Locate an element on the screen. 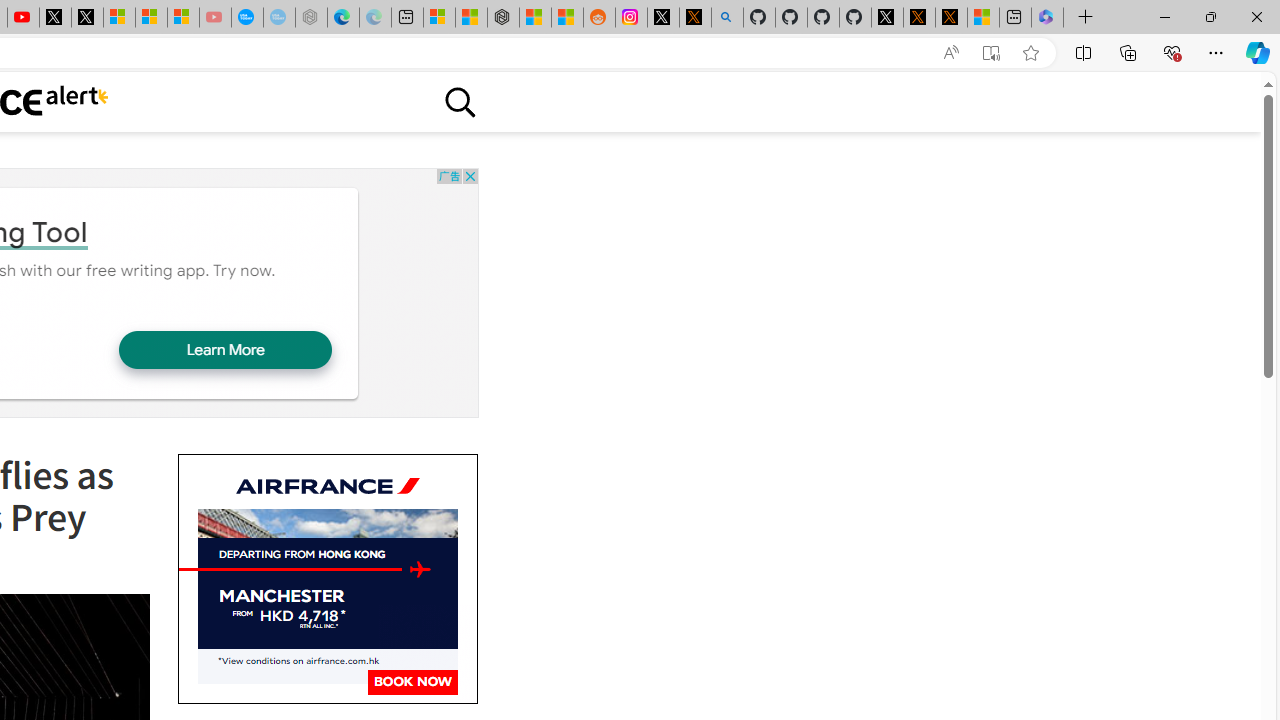 The width and height of the screenshot is (1280, 720). 'X Privacy Policy' is located at coordinates (950, 17).